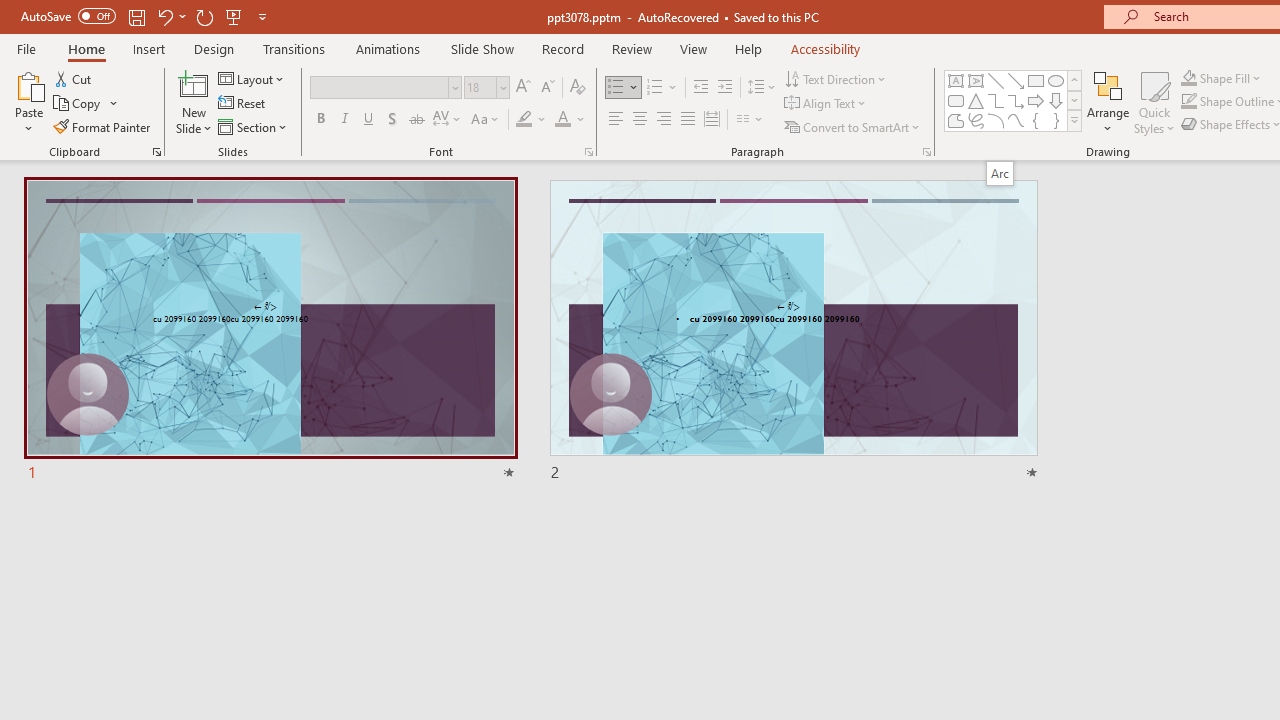 This screenshot has height=720, width=1280. Describe the element at coordinates (547, 86) in the screenshot. I see `'Decrease Font Size'` at that location.